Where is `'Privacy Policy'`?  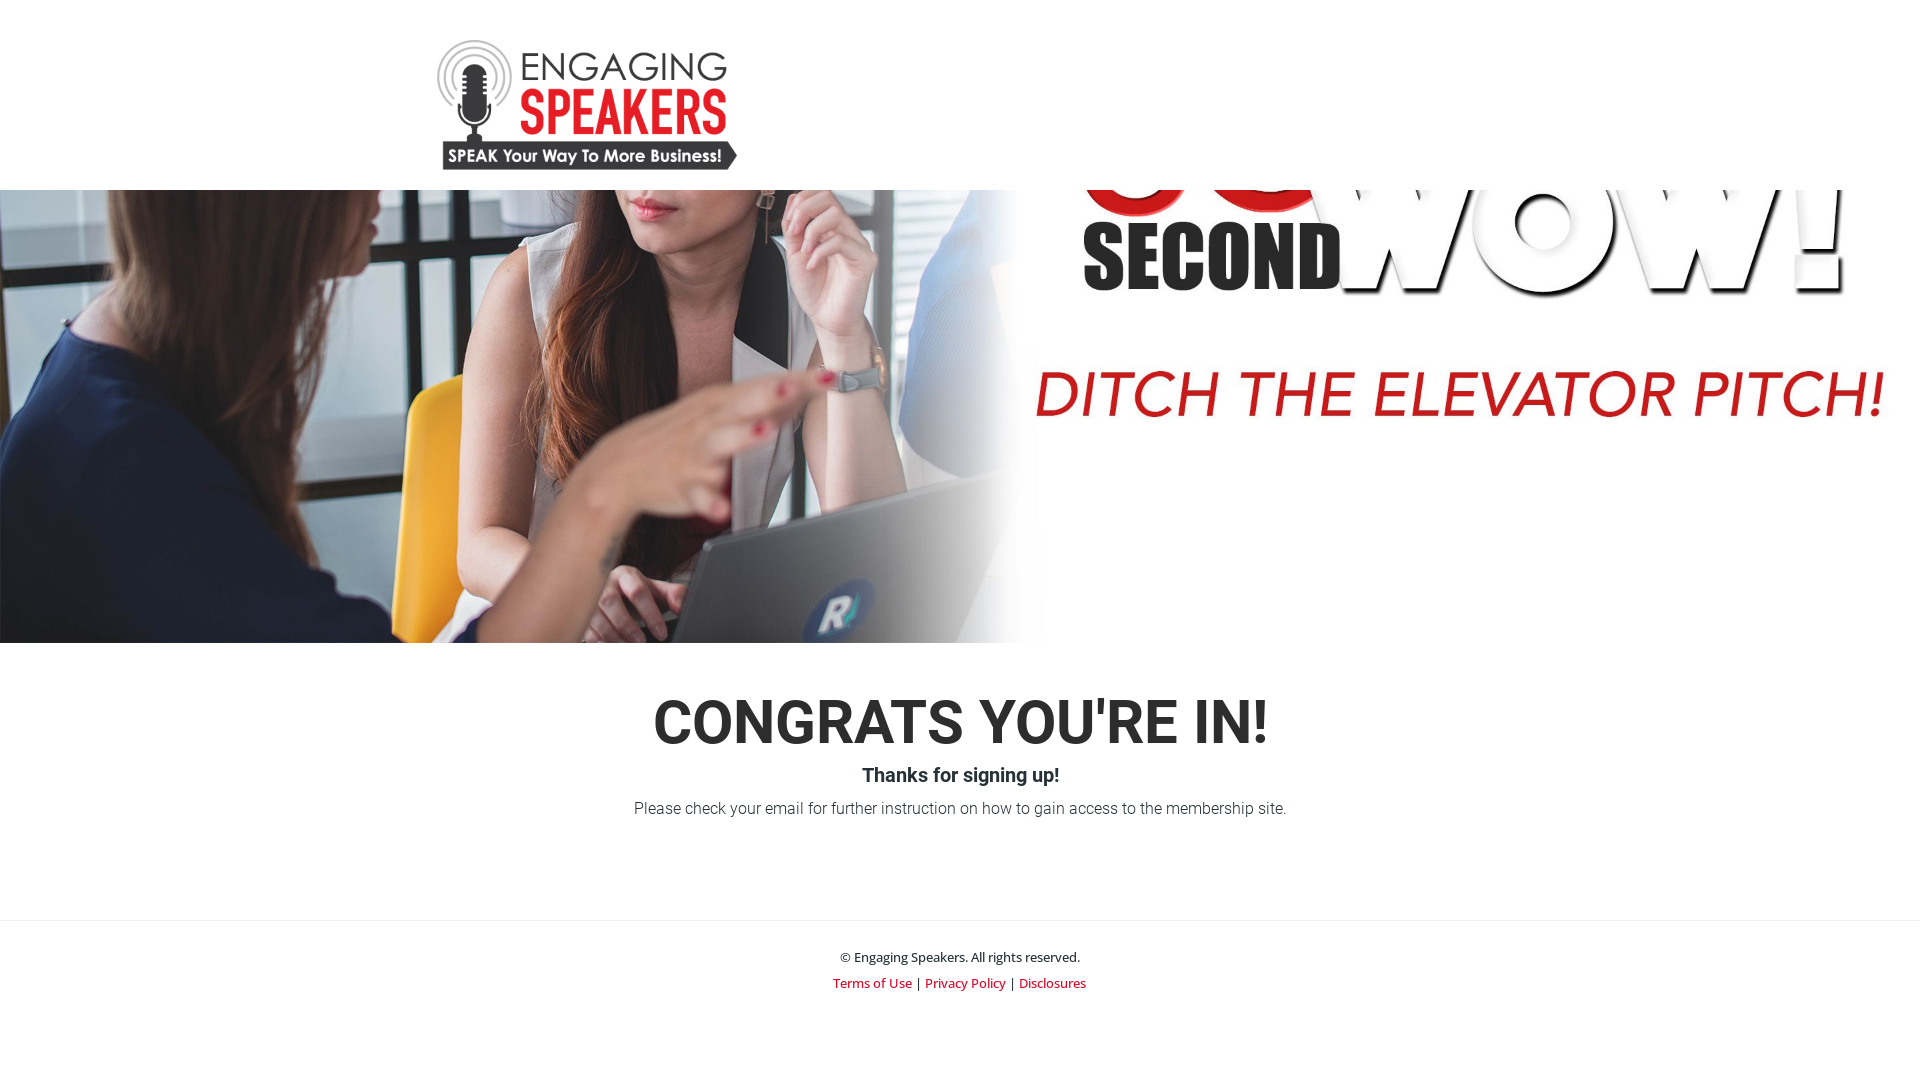 'Privacy Policy' is located at coordinates (965, 982).